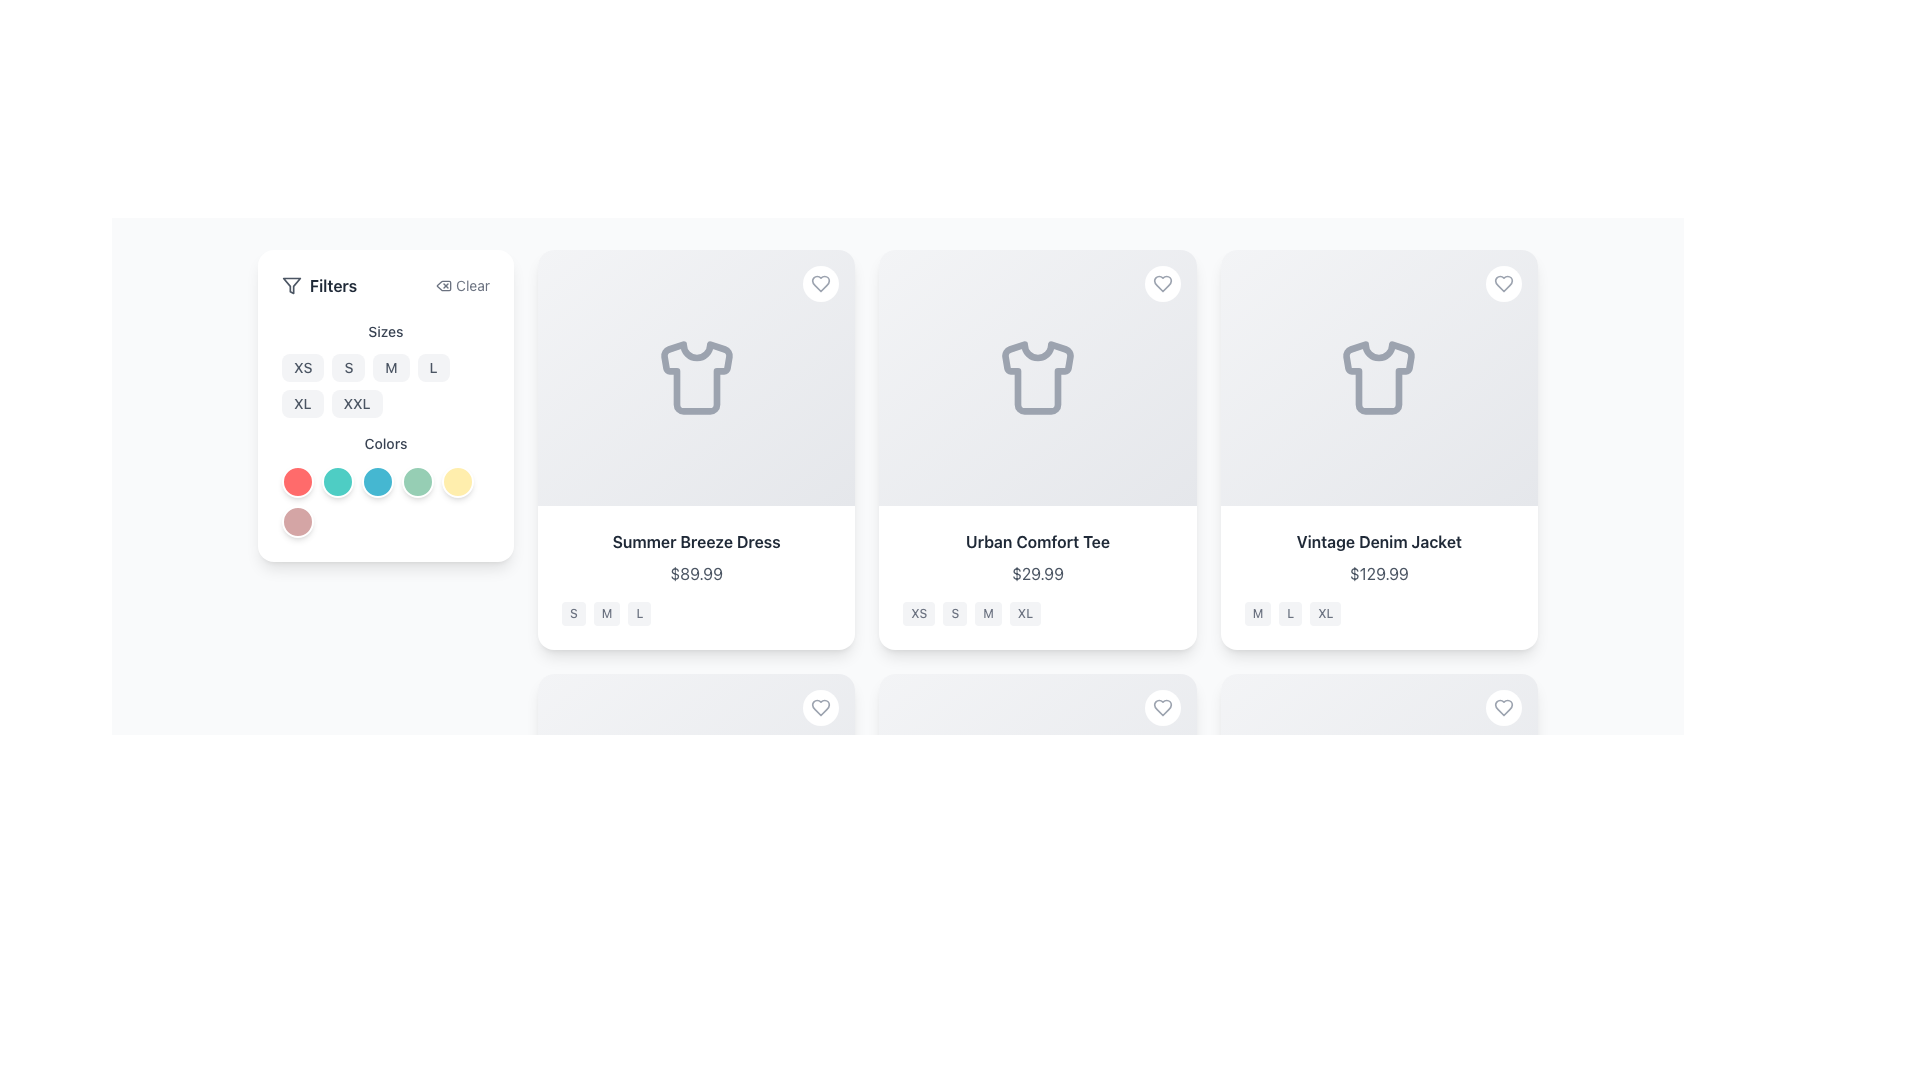 The height and width of the screenshot is (1080, 1920). What do you see at coordinates (821, 284) in the screenshot?
I see `the heart icon button located in the top-right corner of the product card titled 'Summer Breeze Dress'. This button is the second icon in the sequence of two interactive icons on the card` at bounding box center [821, 284].